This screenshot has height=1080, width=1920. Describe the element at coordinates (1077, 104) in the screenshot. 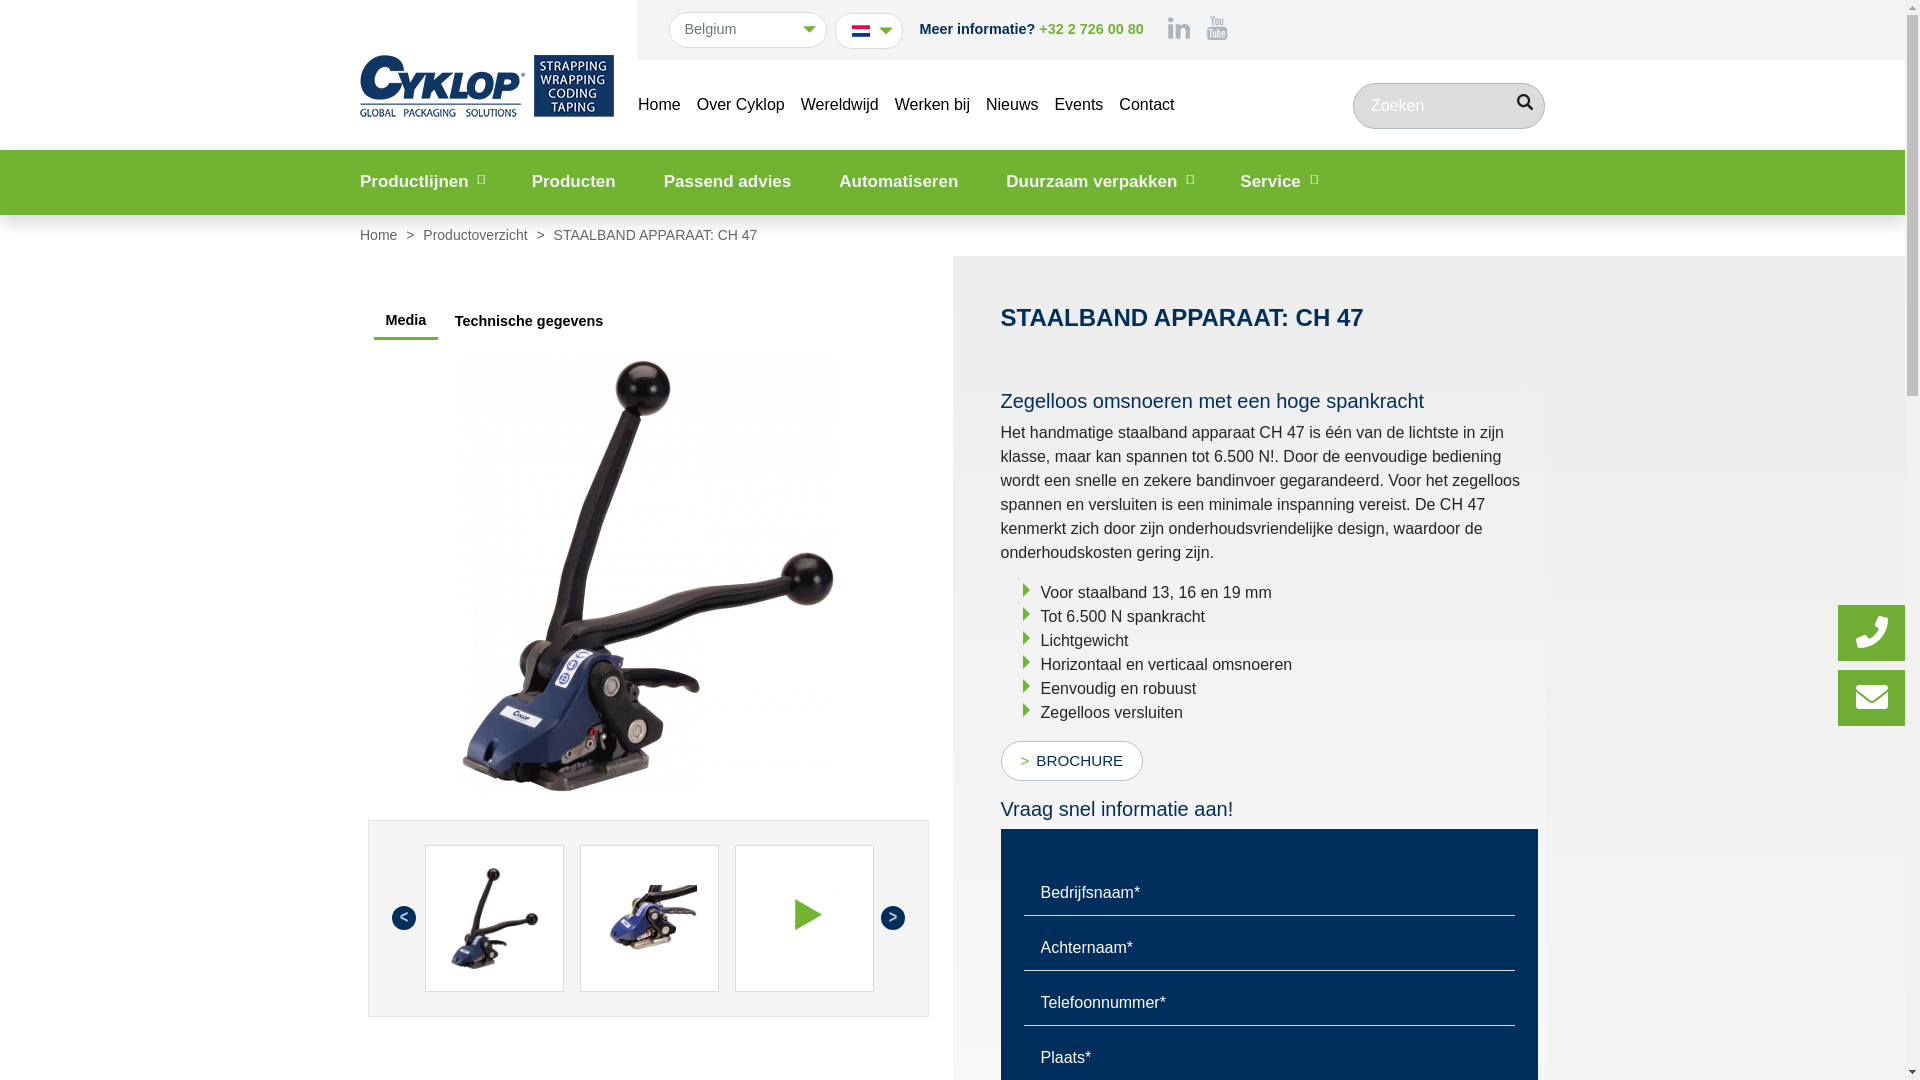

I see `'Events'` at that location.